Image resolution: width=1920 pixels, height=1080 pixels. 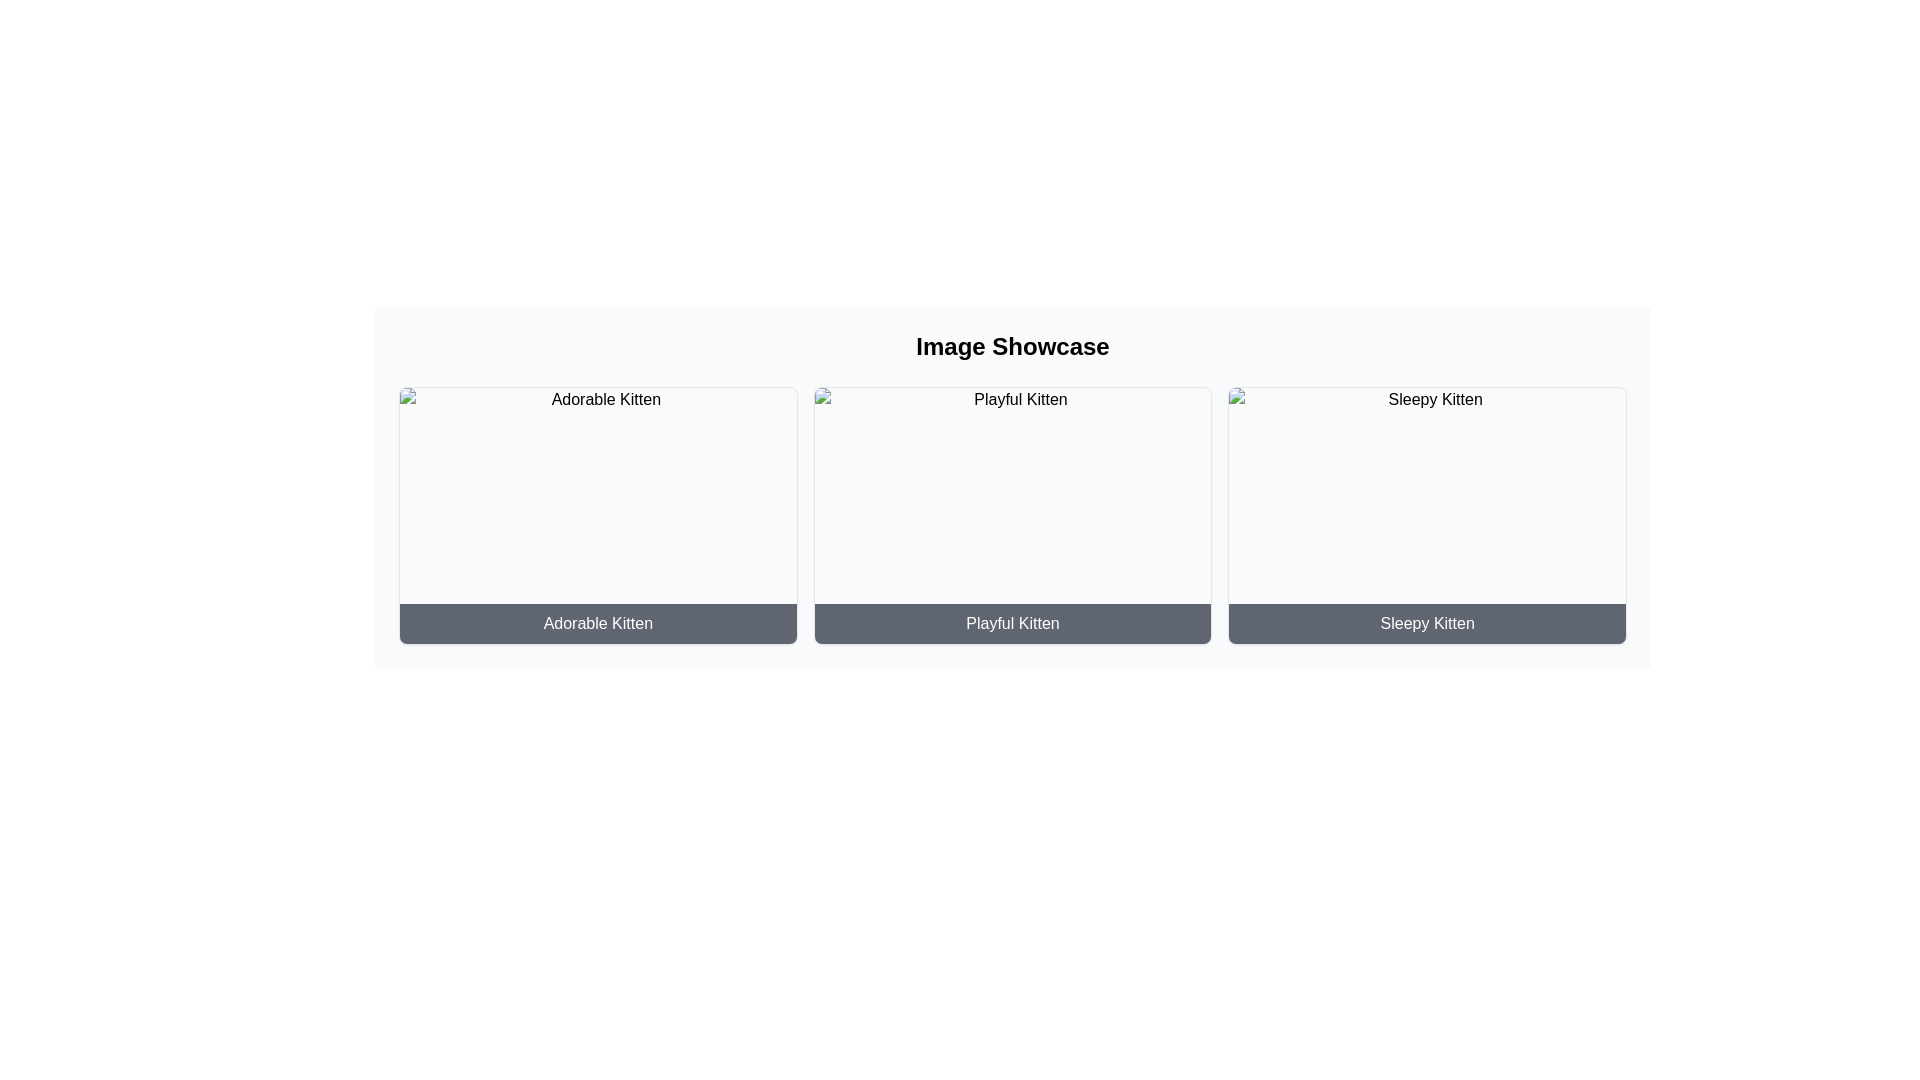 I want to click on the adorable kitten image, which is the first image in a row of three, so click(x=597, y=515).